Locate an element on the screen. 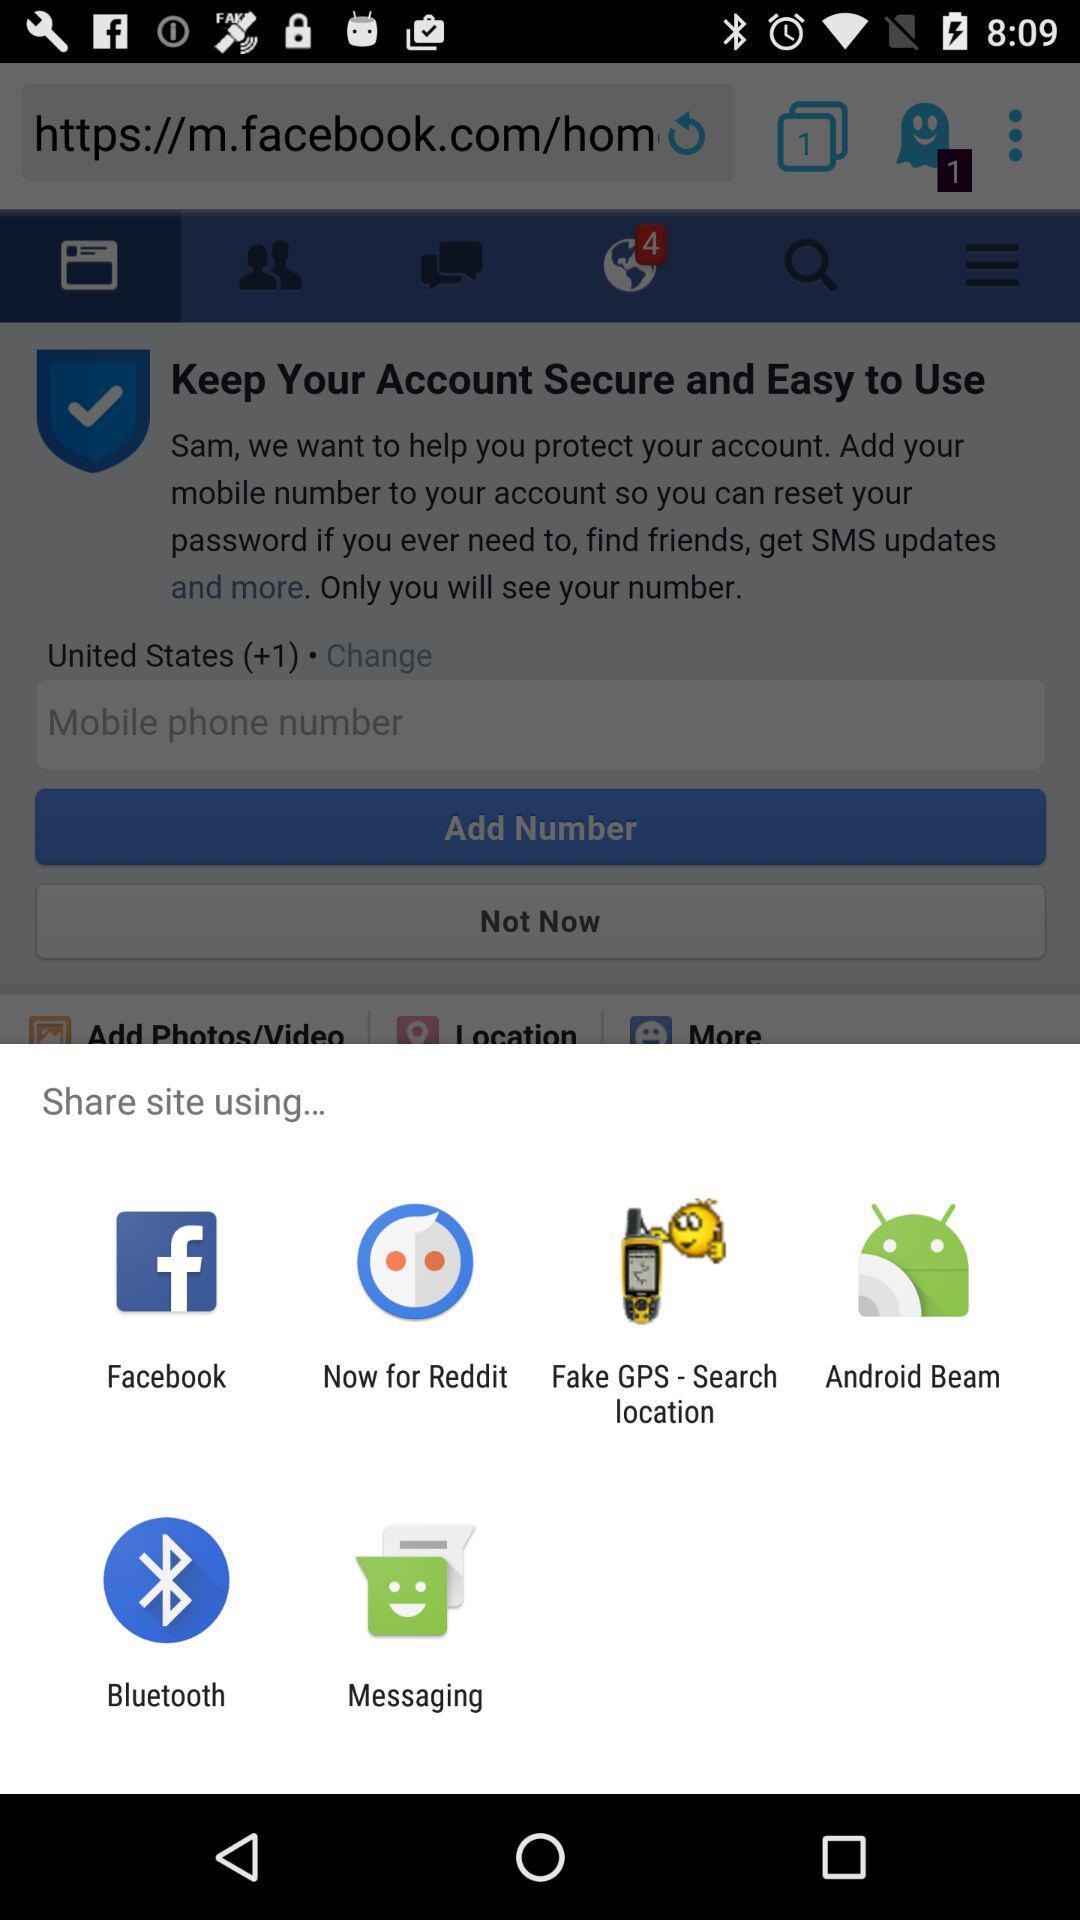 This screenshot has width=1080, height=1920. item to the right of facebook app is located at coordinates (414, 1392).